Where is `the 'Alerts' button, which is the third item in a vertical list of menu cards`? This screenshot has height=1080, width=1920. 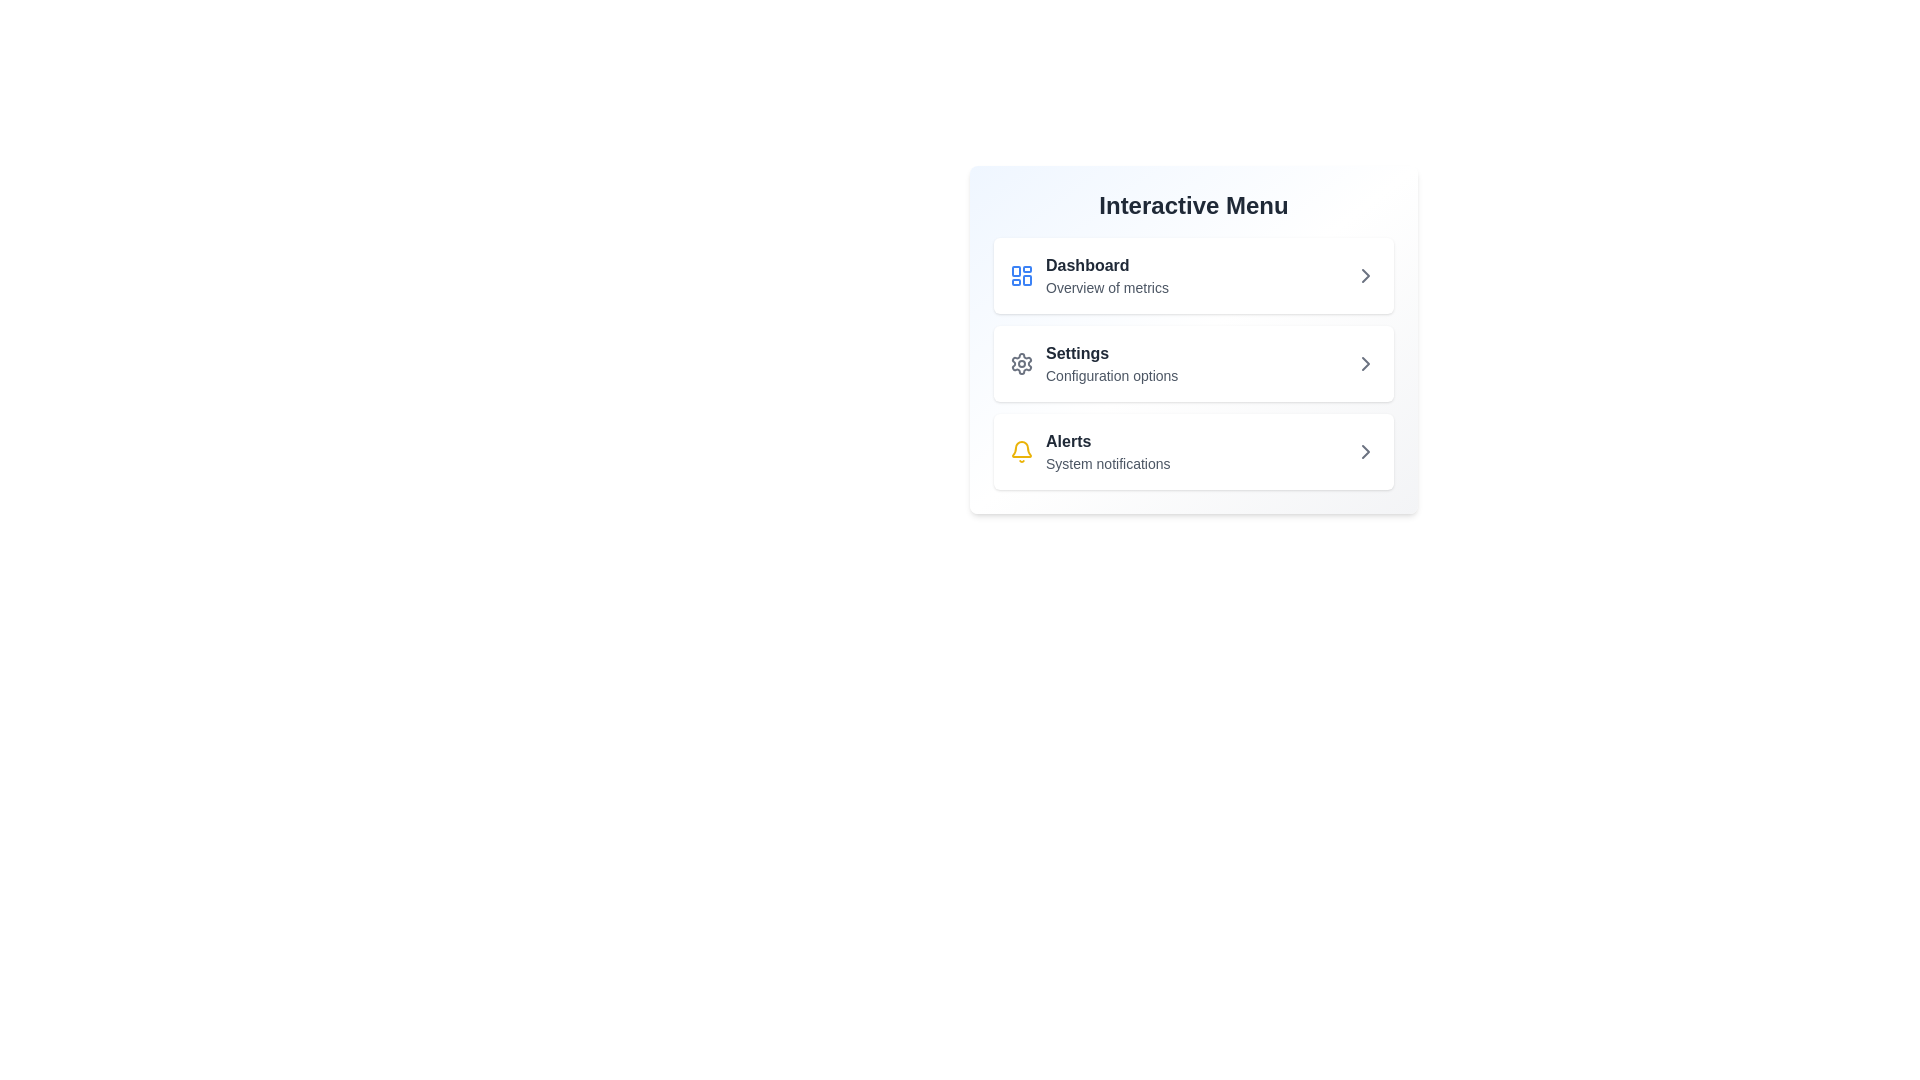
the 'Alerts' button, which is the third item in a vertical list of menu cards is located at coordinates (1194, 451).